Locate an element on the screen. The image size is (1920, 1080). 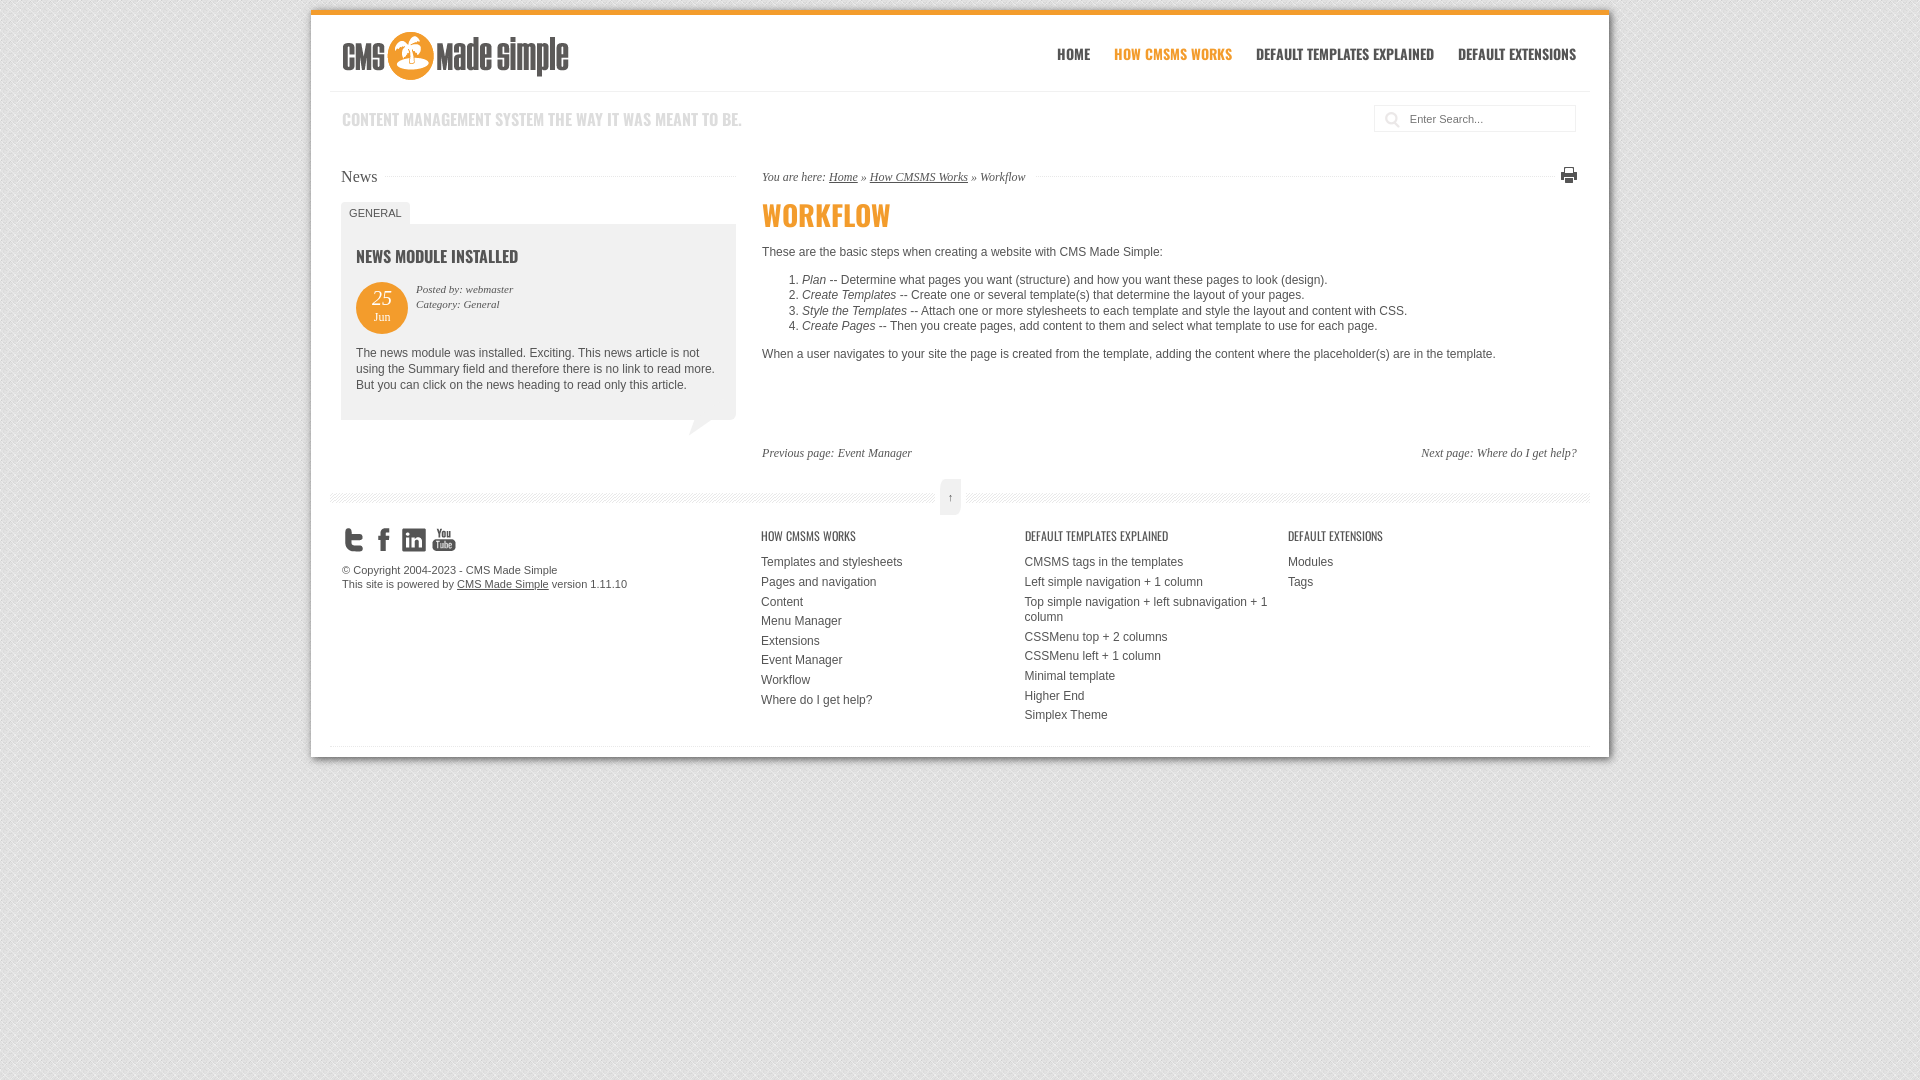
'NEWS MODULE INSTALLED' is located at coordinates (435, 254).